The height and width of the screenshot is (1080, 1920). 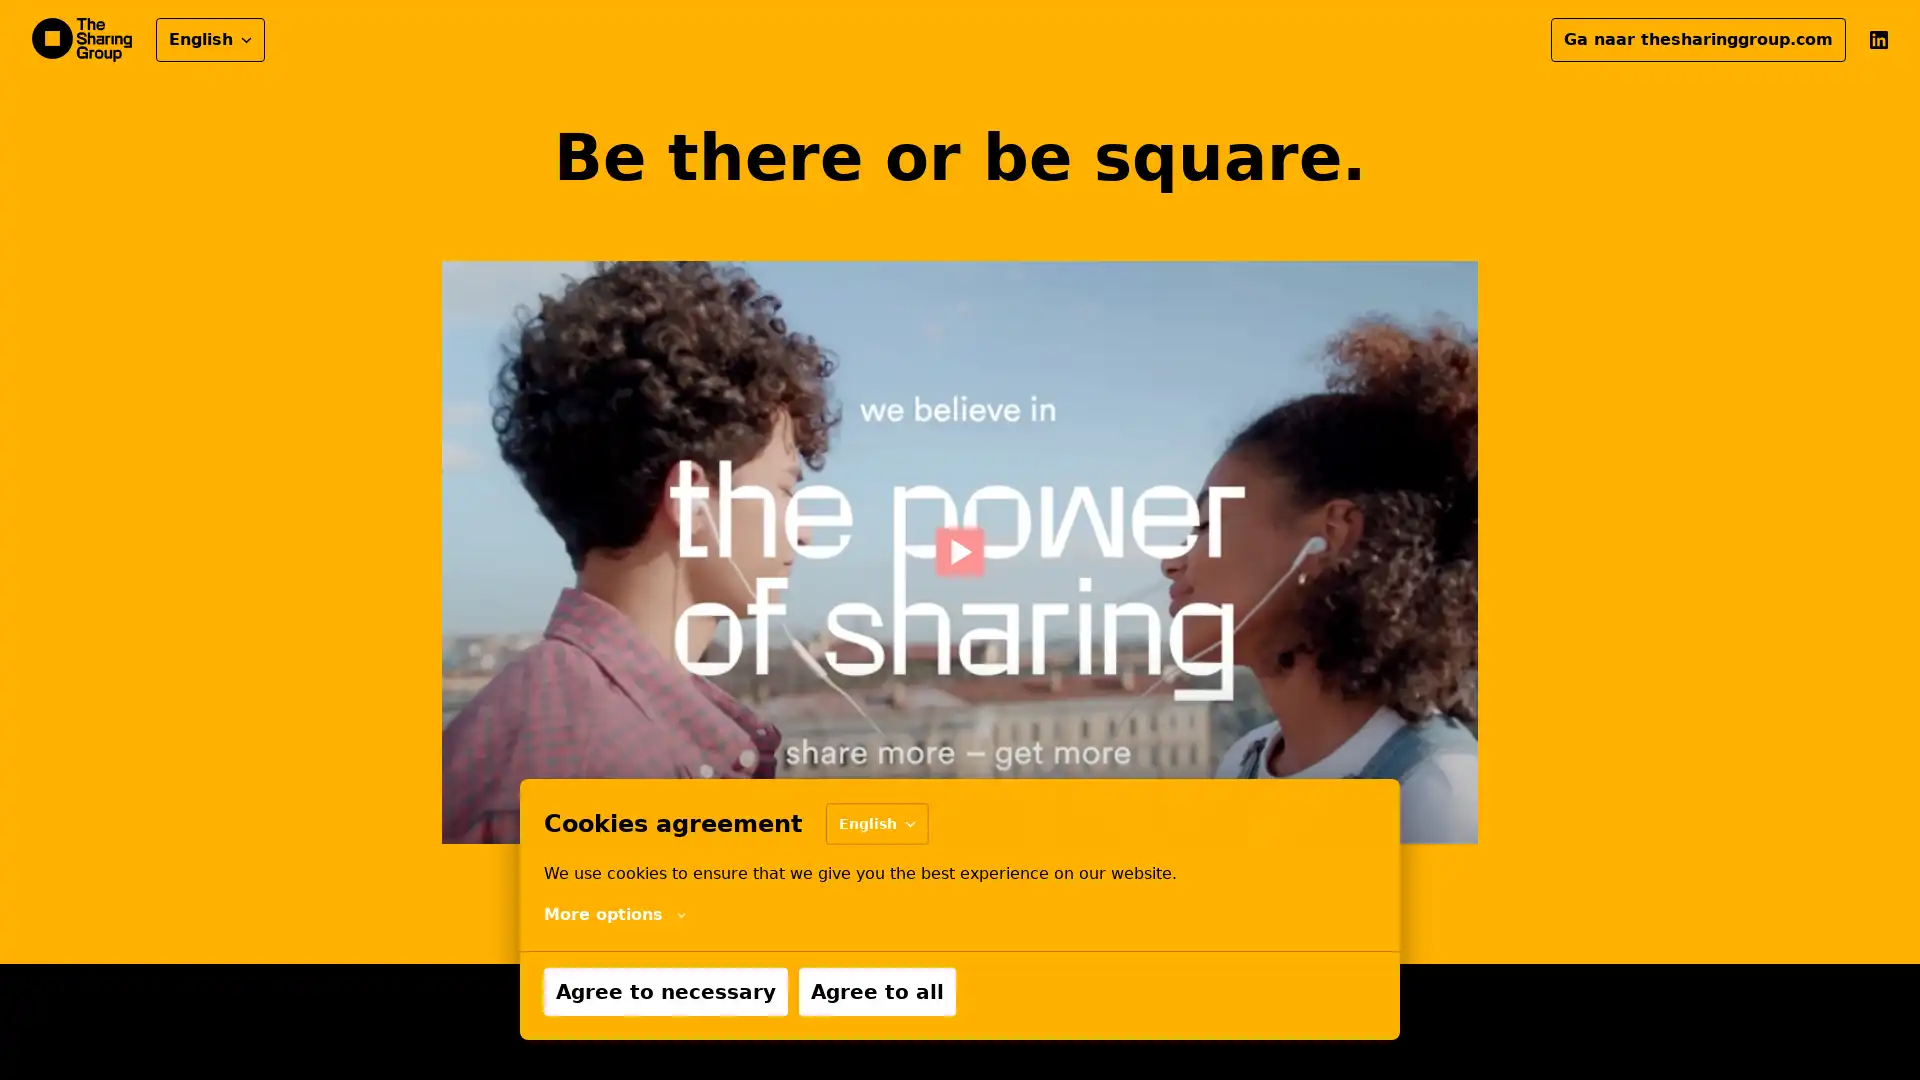 I want to click on Agree to all, so click(x=877, y=991).